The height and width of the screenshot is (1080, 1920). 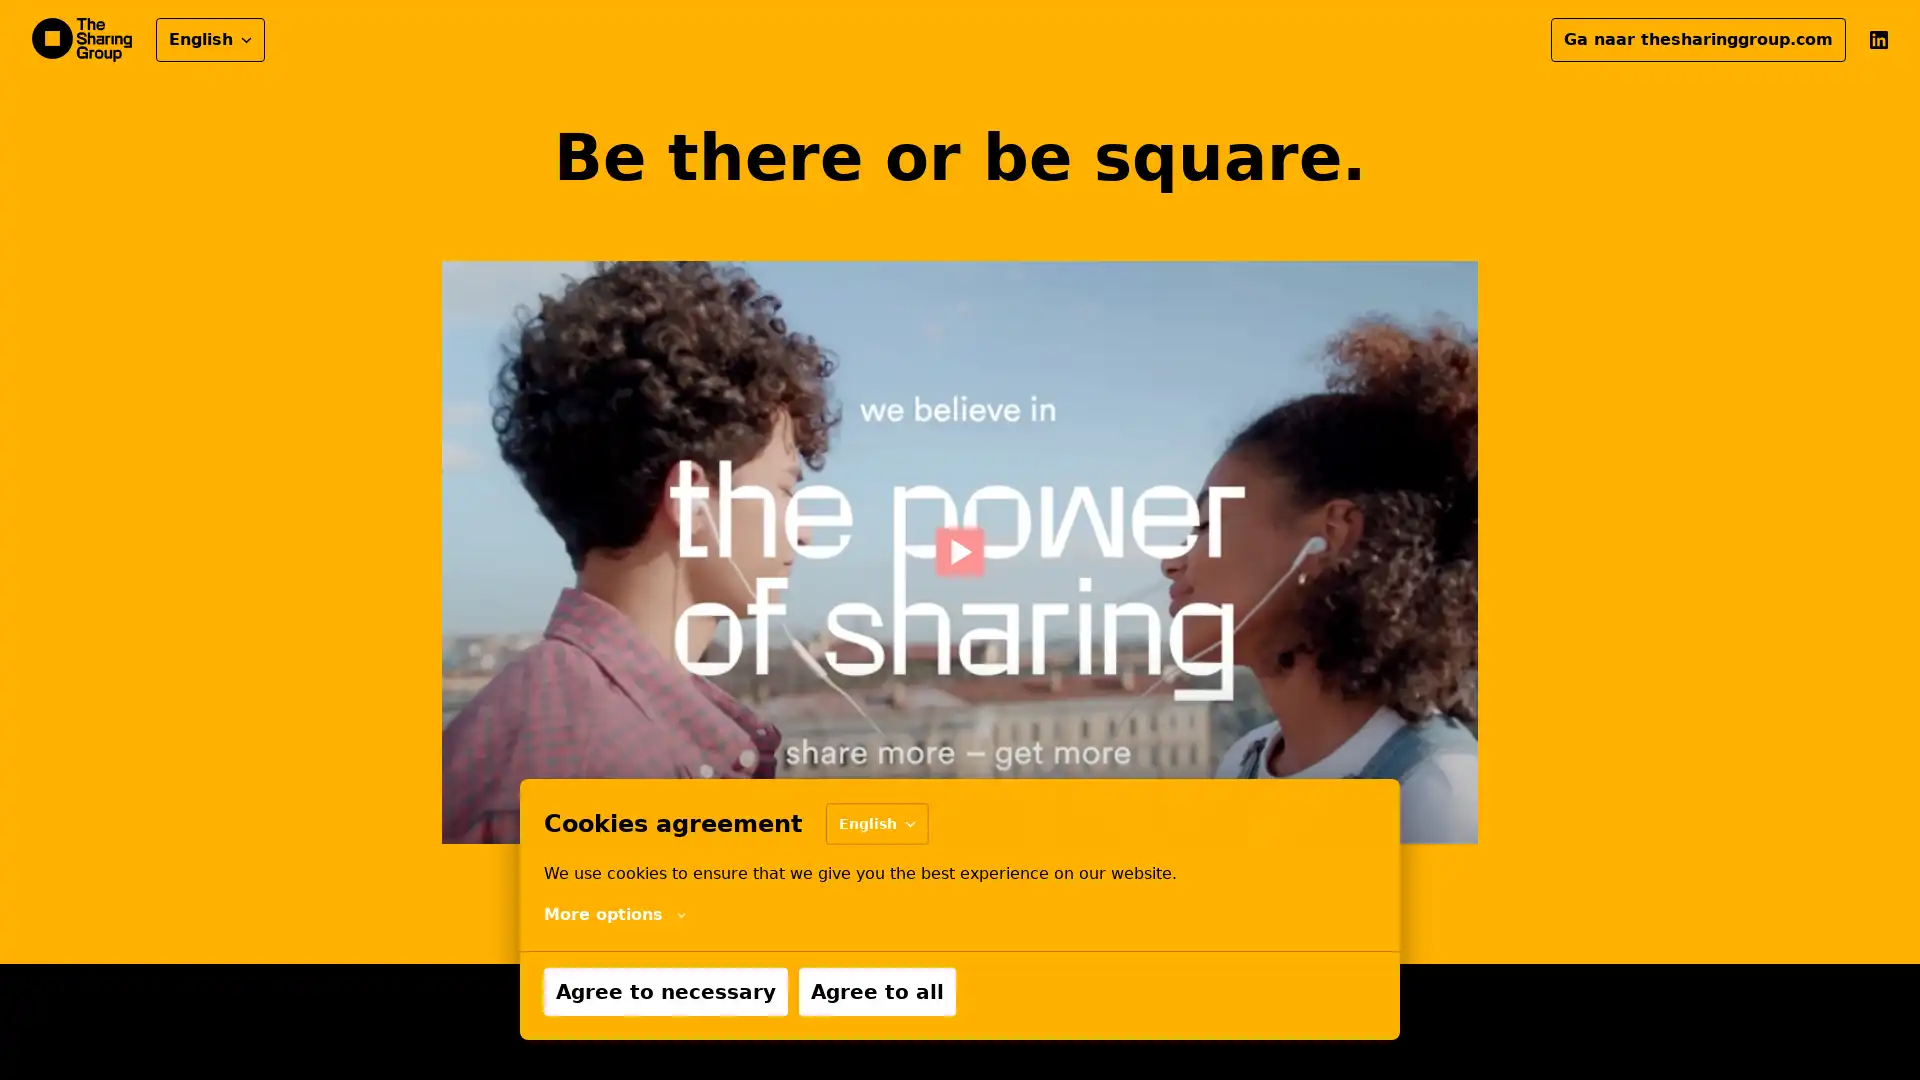 I want to click on Agree to all, so click(x=877, y=991).